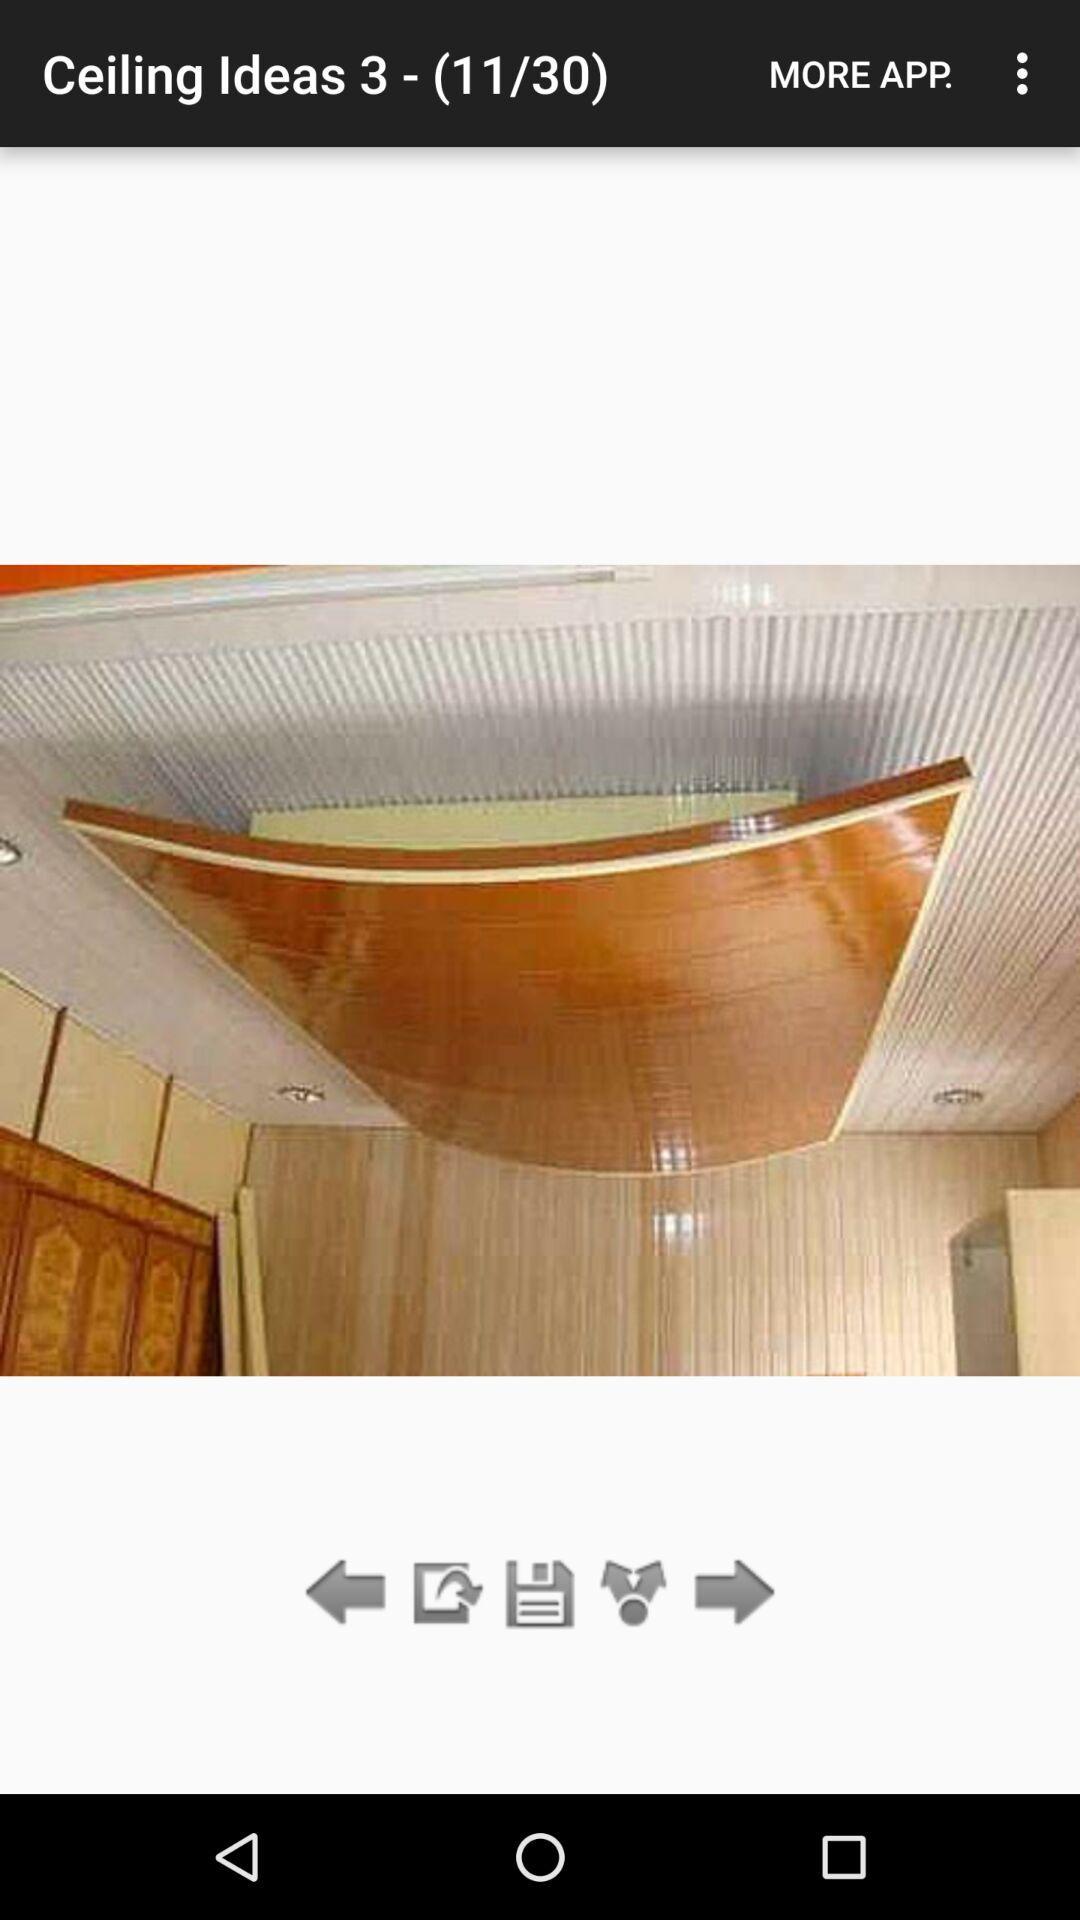 This screenshot has width=1080, height=1920. I want to click on the more app. item, so click(860, 73).